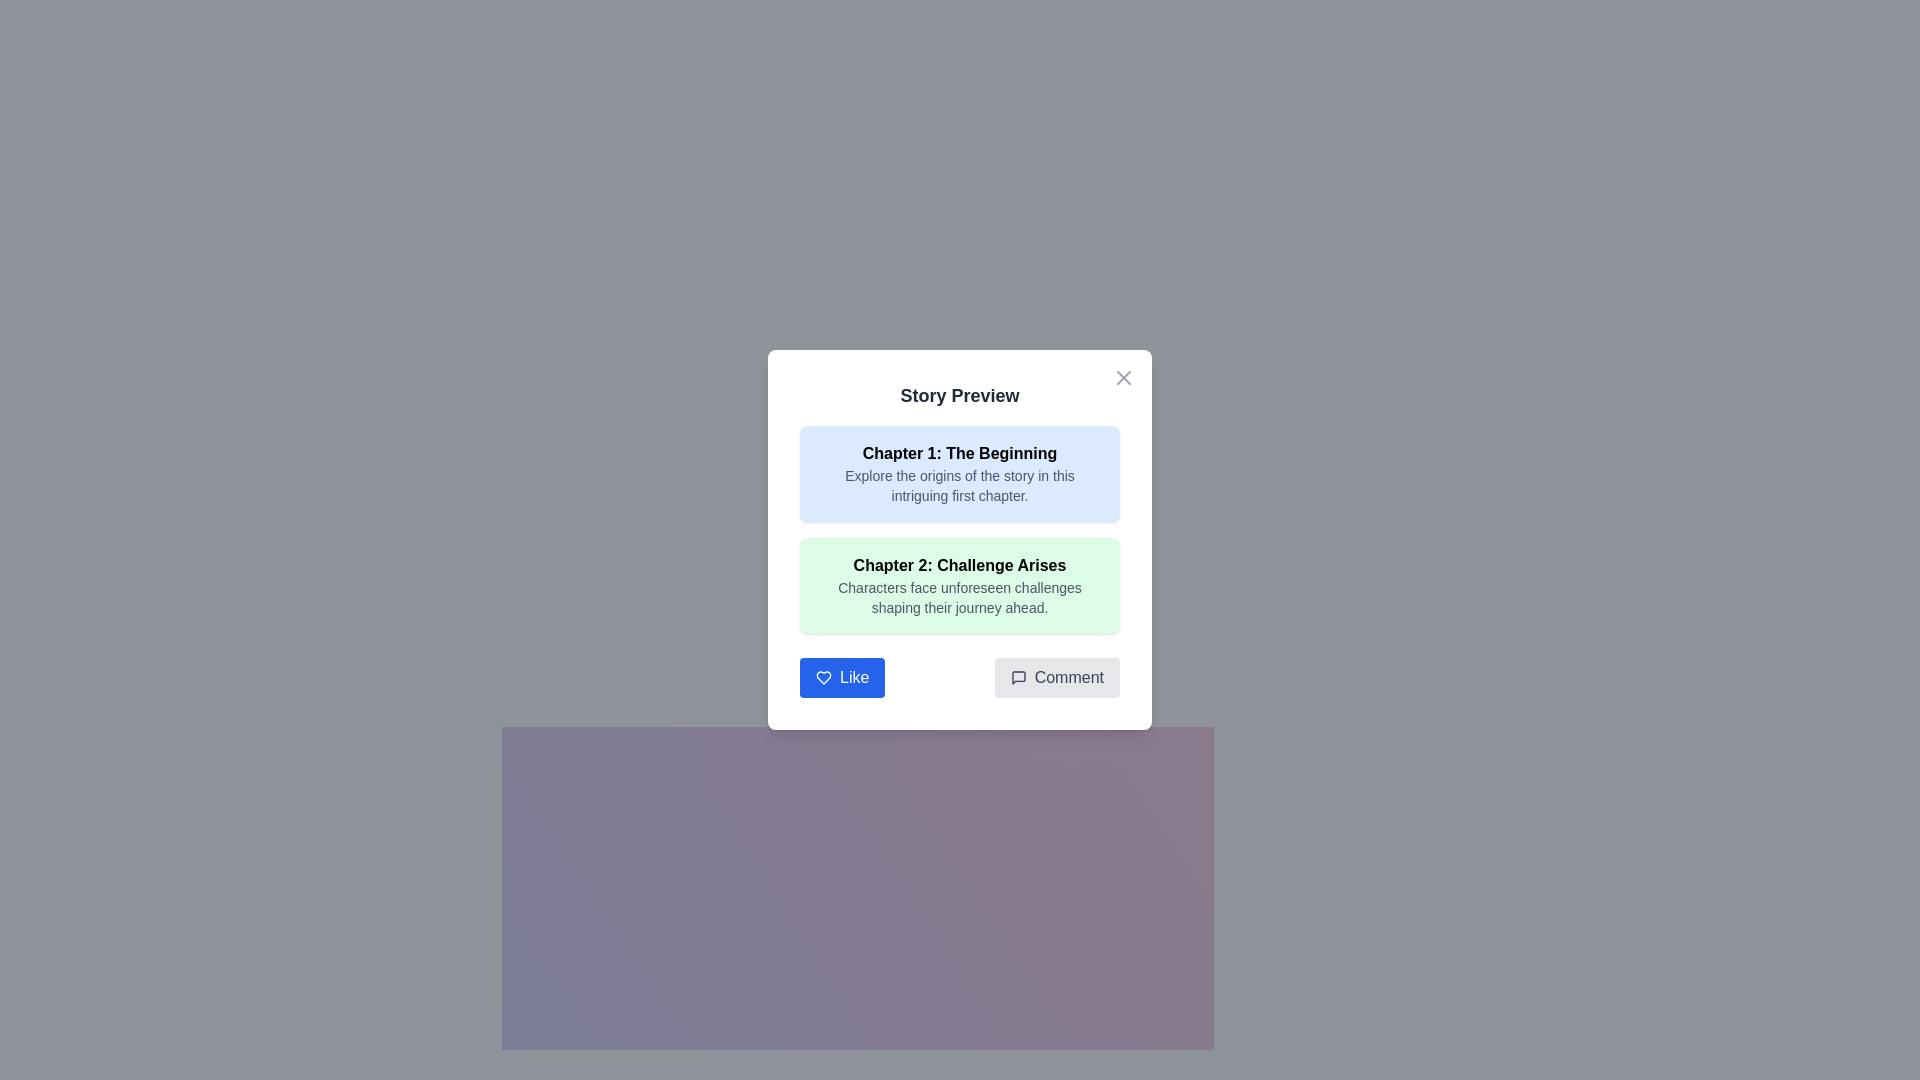  What do you see at coordinates (960, 486) in the screenshot?
I see `the text label providing a summary related to 'Chapter 1: The Beginning', which is located beneath the bold title inside a rounded rectangle with a light blue background` at bounding box center [960, 486].